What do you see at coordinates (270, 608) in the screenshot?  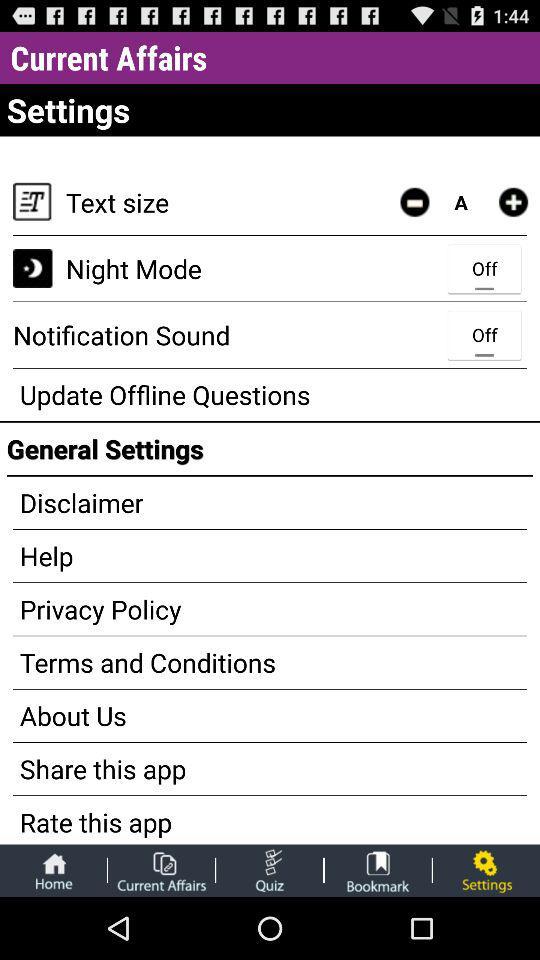 I see `the privacy policy icon` at bounding box center [270, 608].